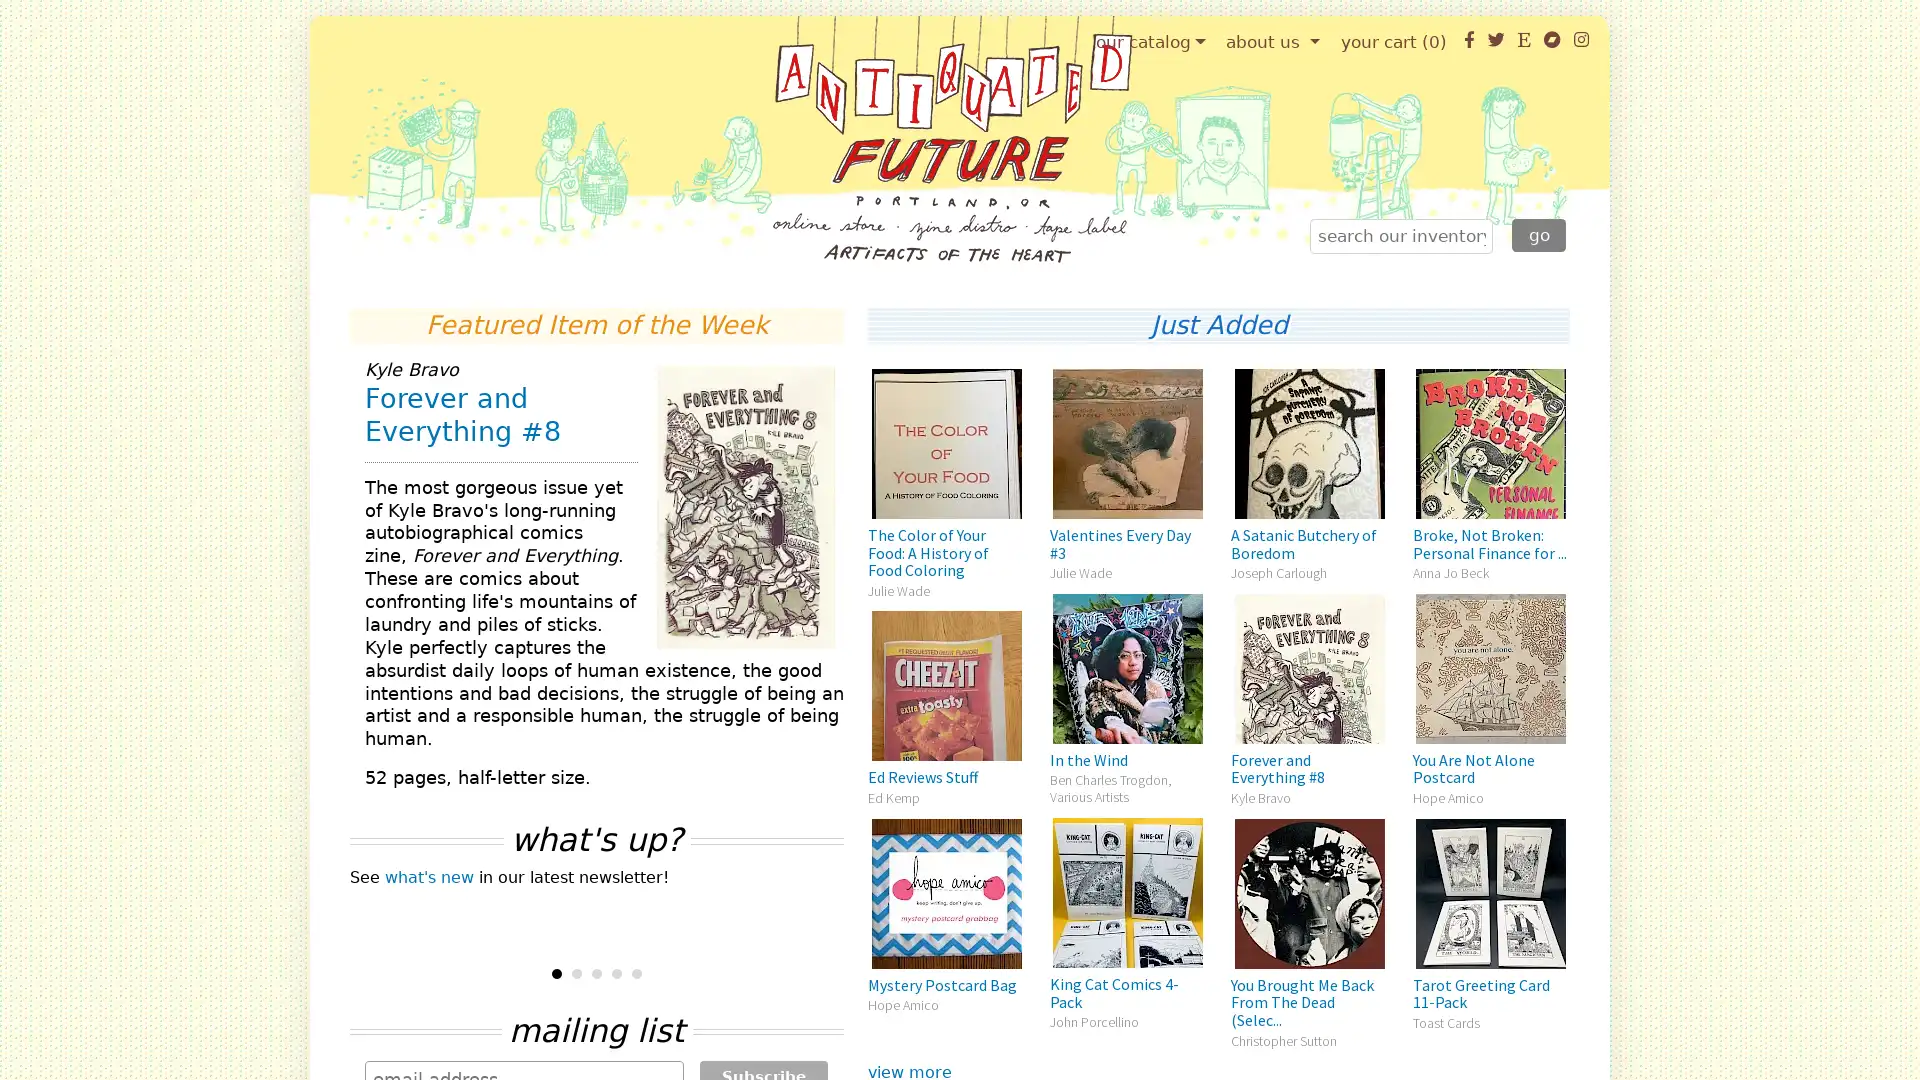 Image resolution: width=1920 pixels, height=1080 pixels. Describe the element at coordinates (1538, 234) in the screenshot. I see `go` at that location.